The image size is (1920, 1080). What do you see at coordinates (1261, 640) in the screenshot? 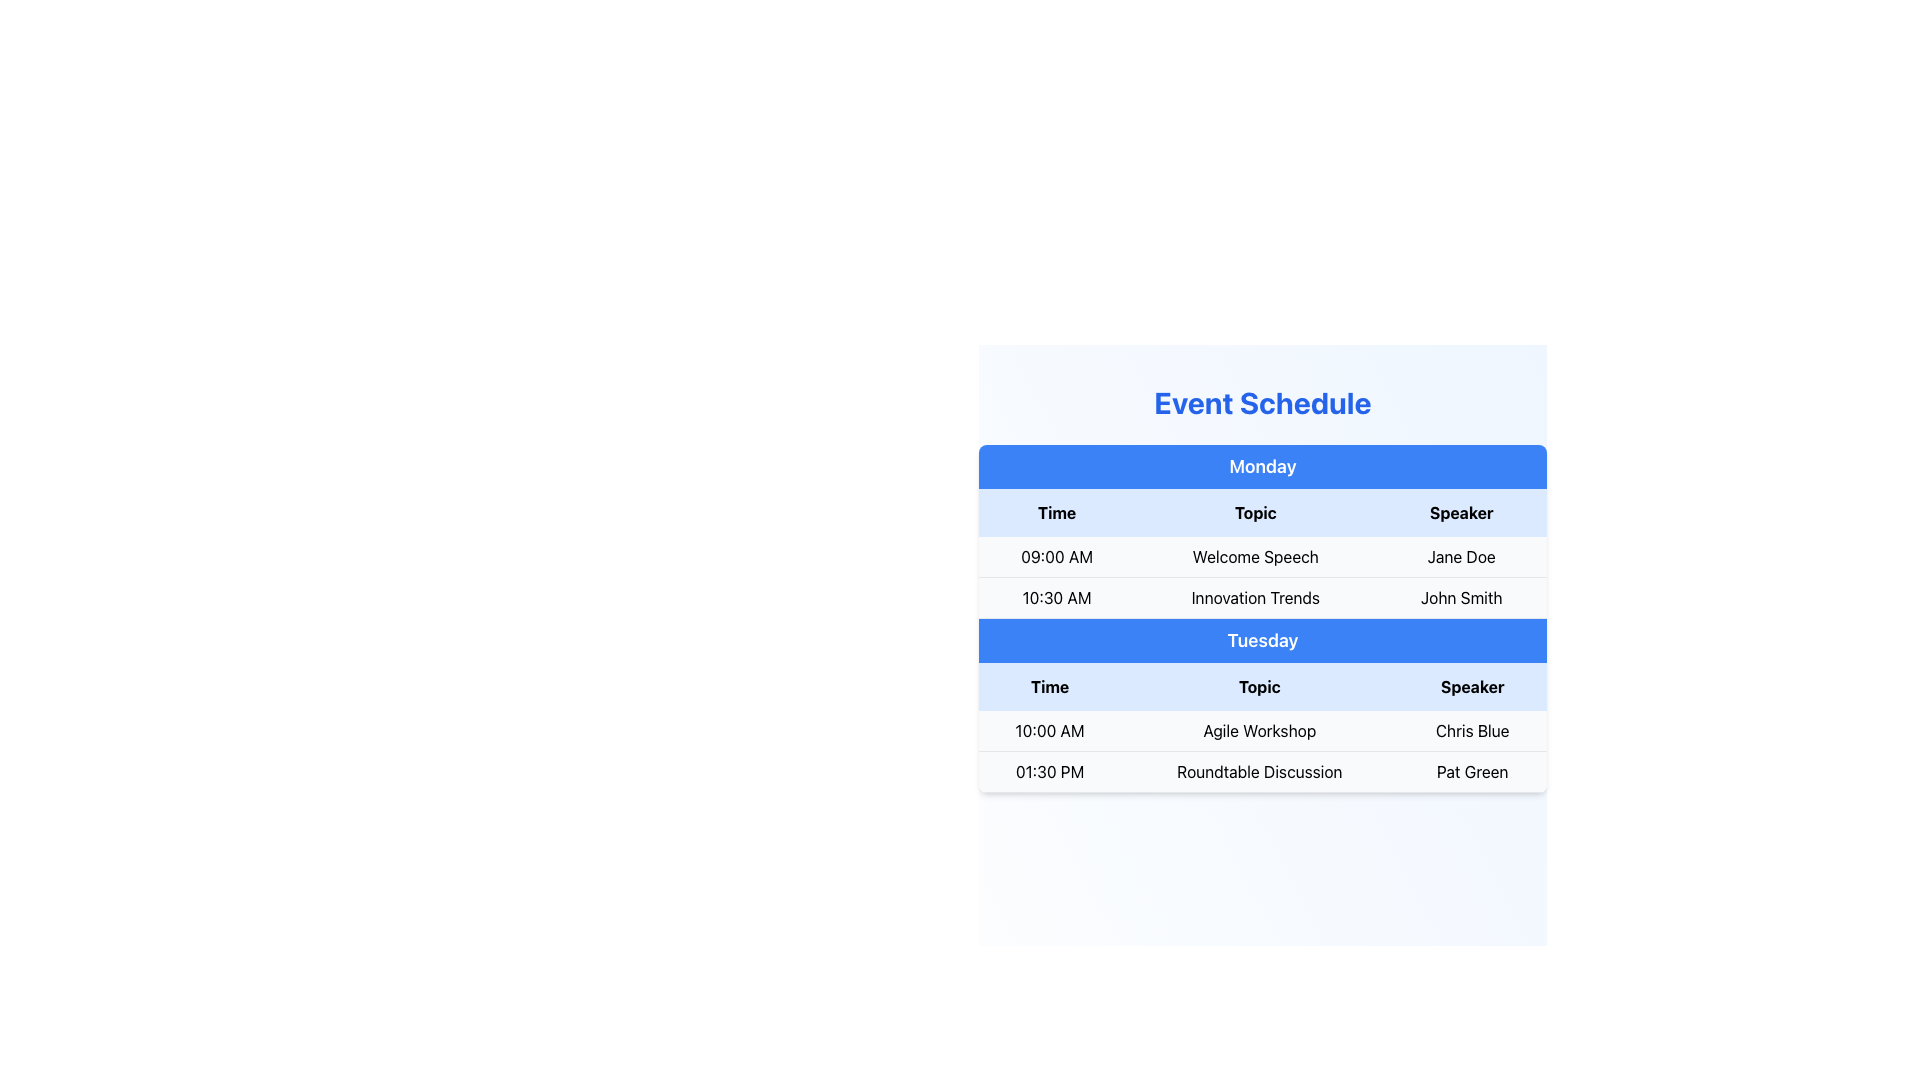
I see `the 'Tuesday' text label with a blue background` at bounding box center [1261, 640].